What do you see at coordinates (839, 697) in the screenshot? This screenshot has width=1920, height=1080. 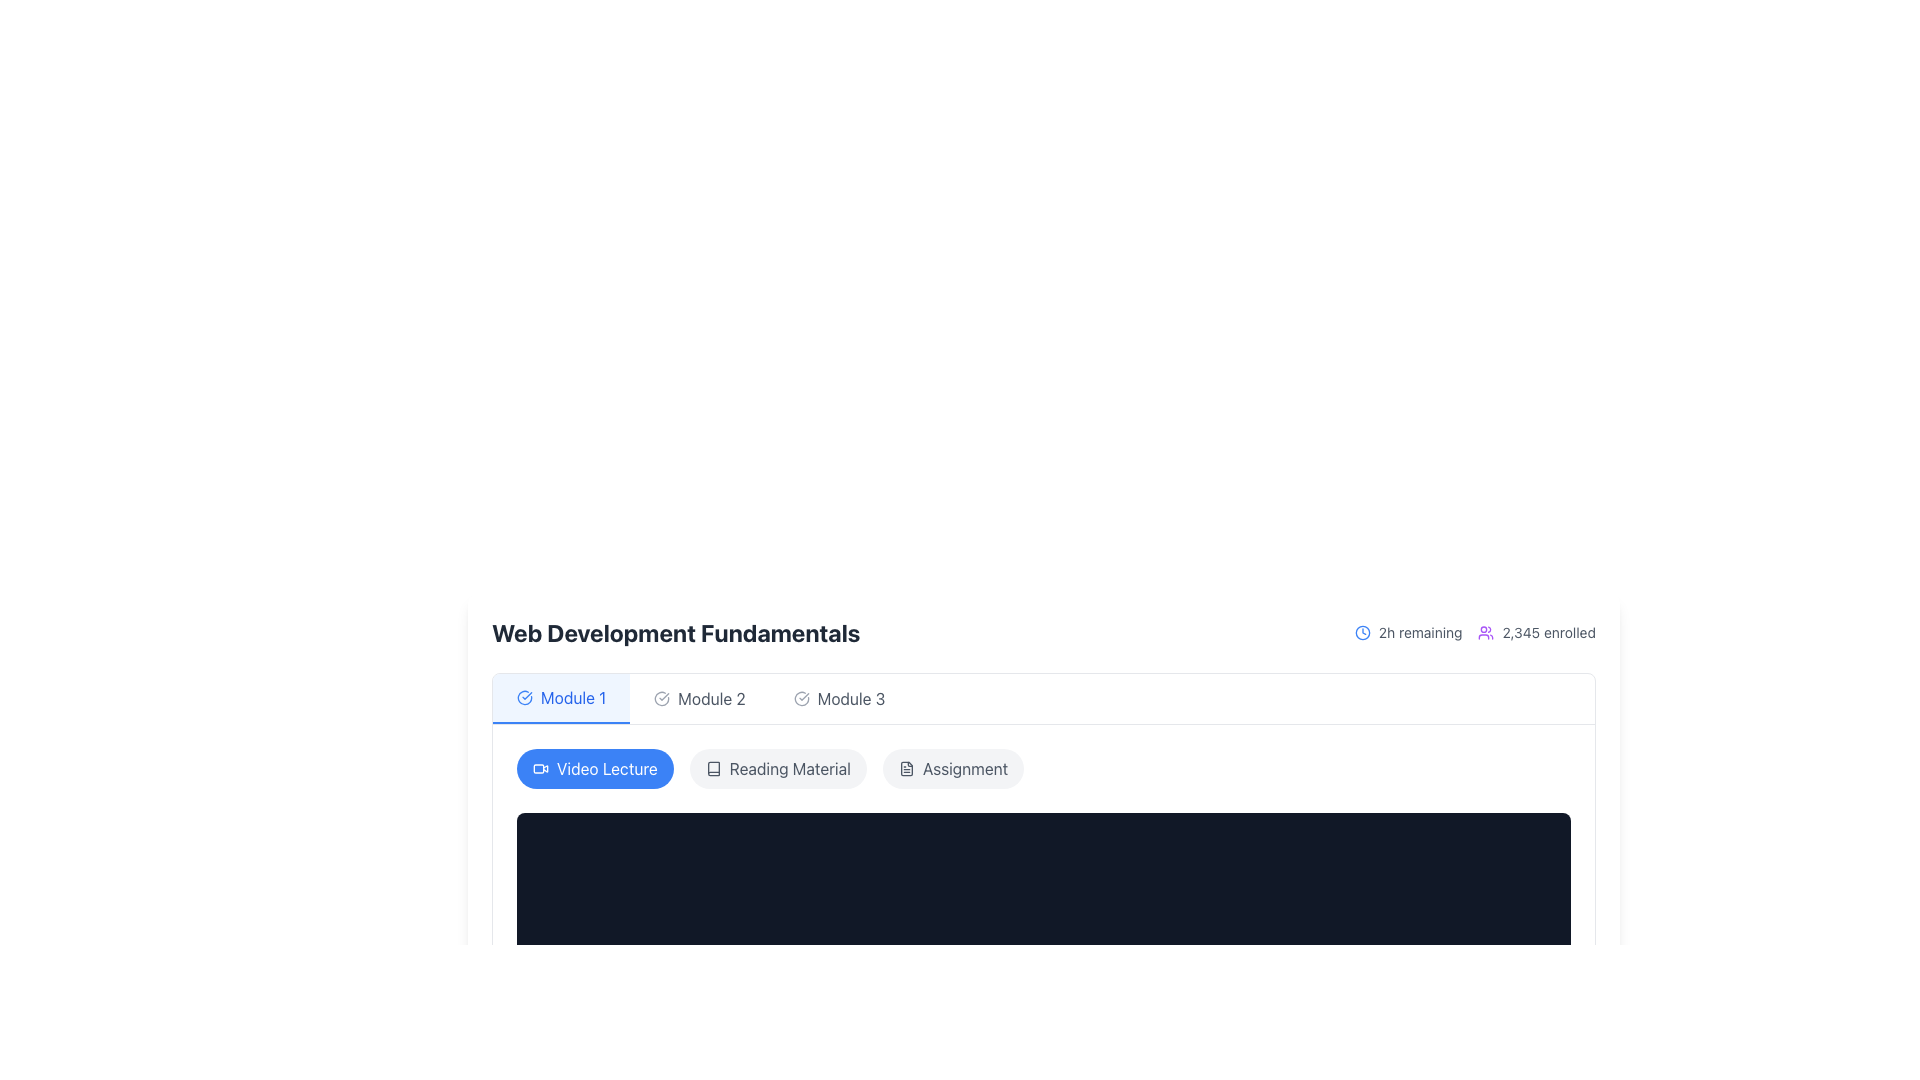 I see `the 'Module 3' button, which is the third item in the horizontal navigation bar` at bounding box center [839, 697].